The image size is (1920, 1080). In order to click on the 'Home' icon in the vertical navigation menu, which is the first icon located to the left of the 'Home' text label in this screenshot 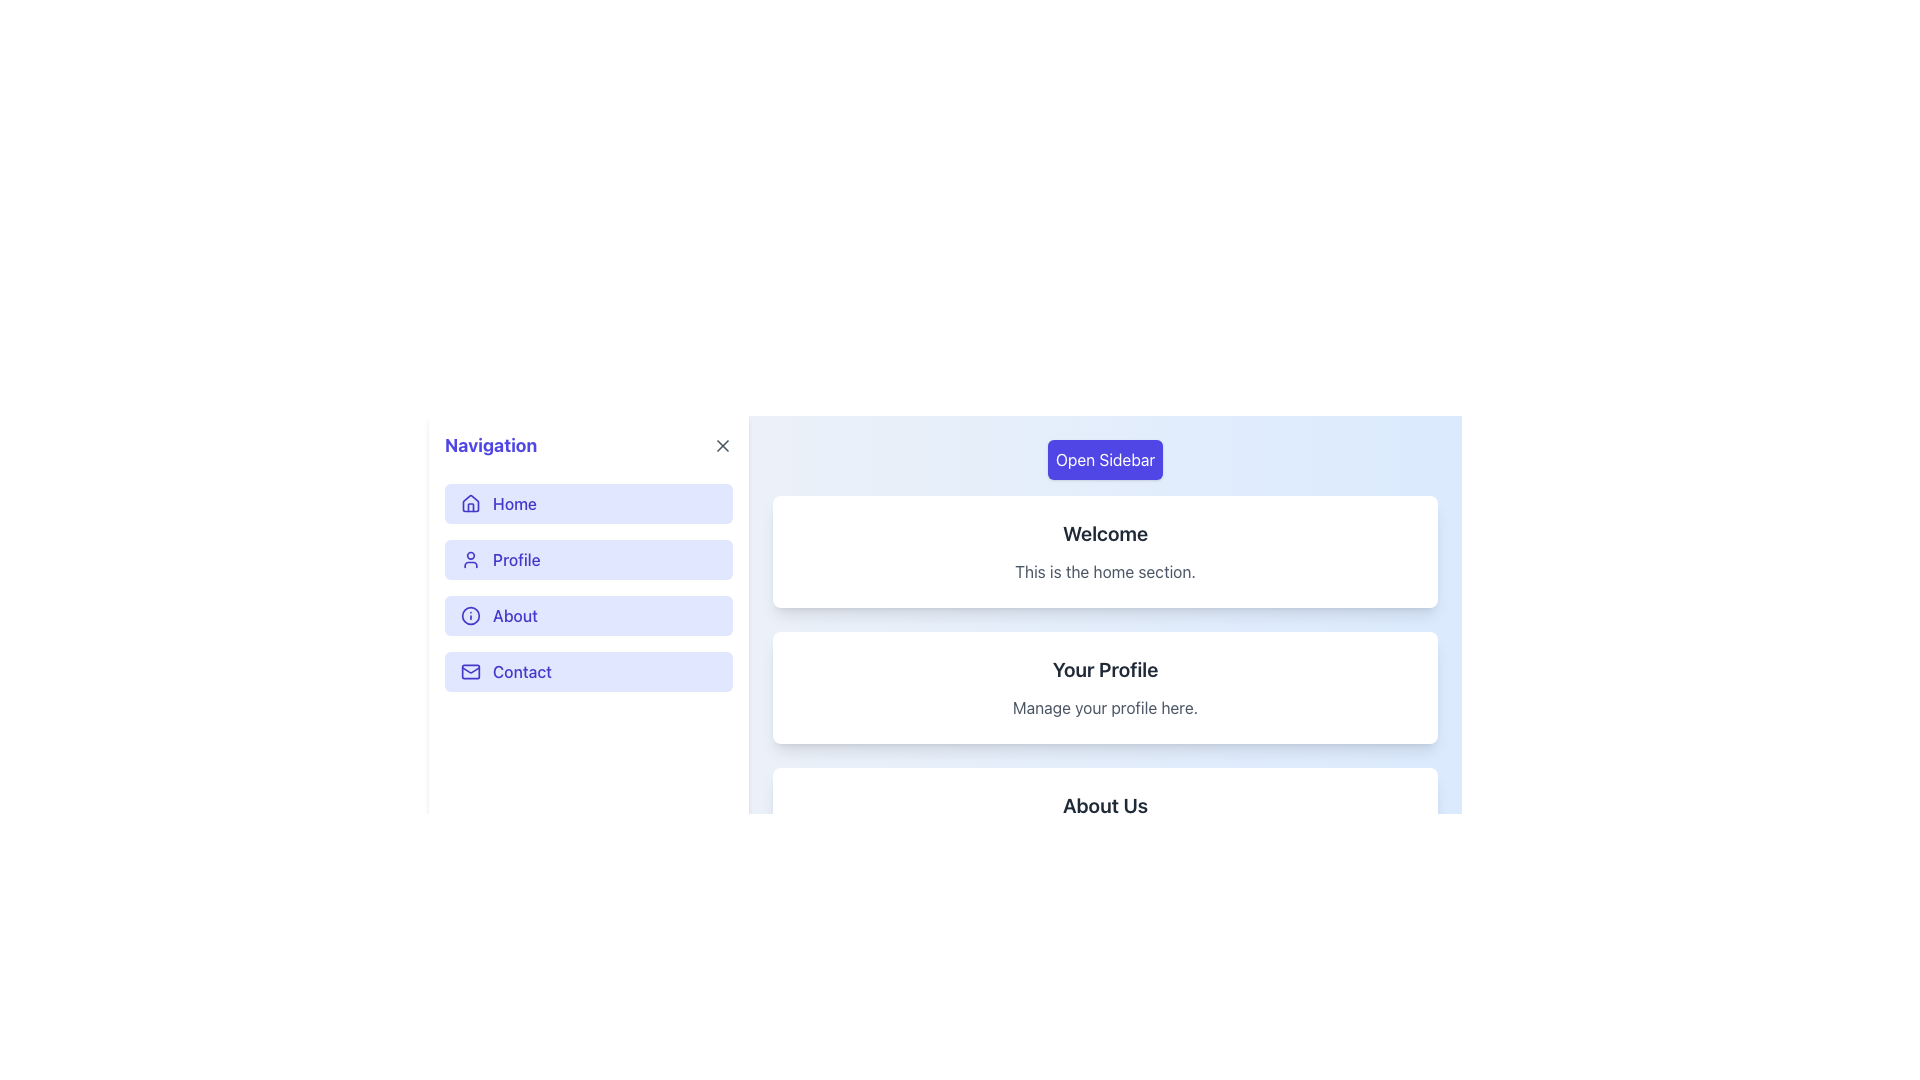, I will do `click(469, 501)`.